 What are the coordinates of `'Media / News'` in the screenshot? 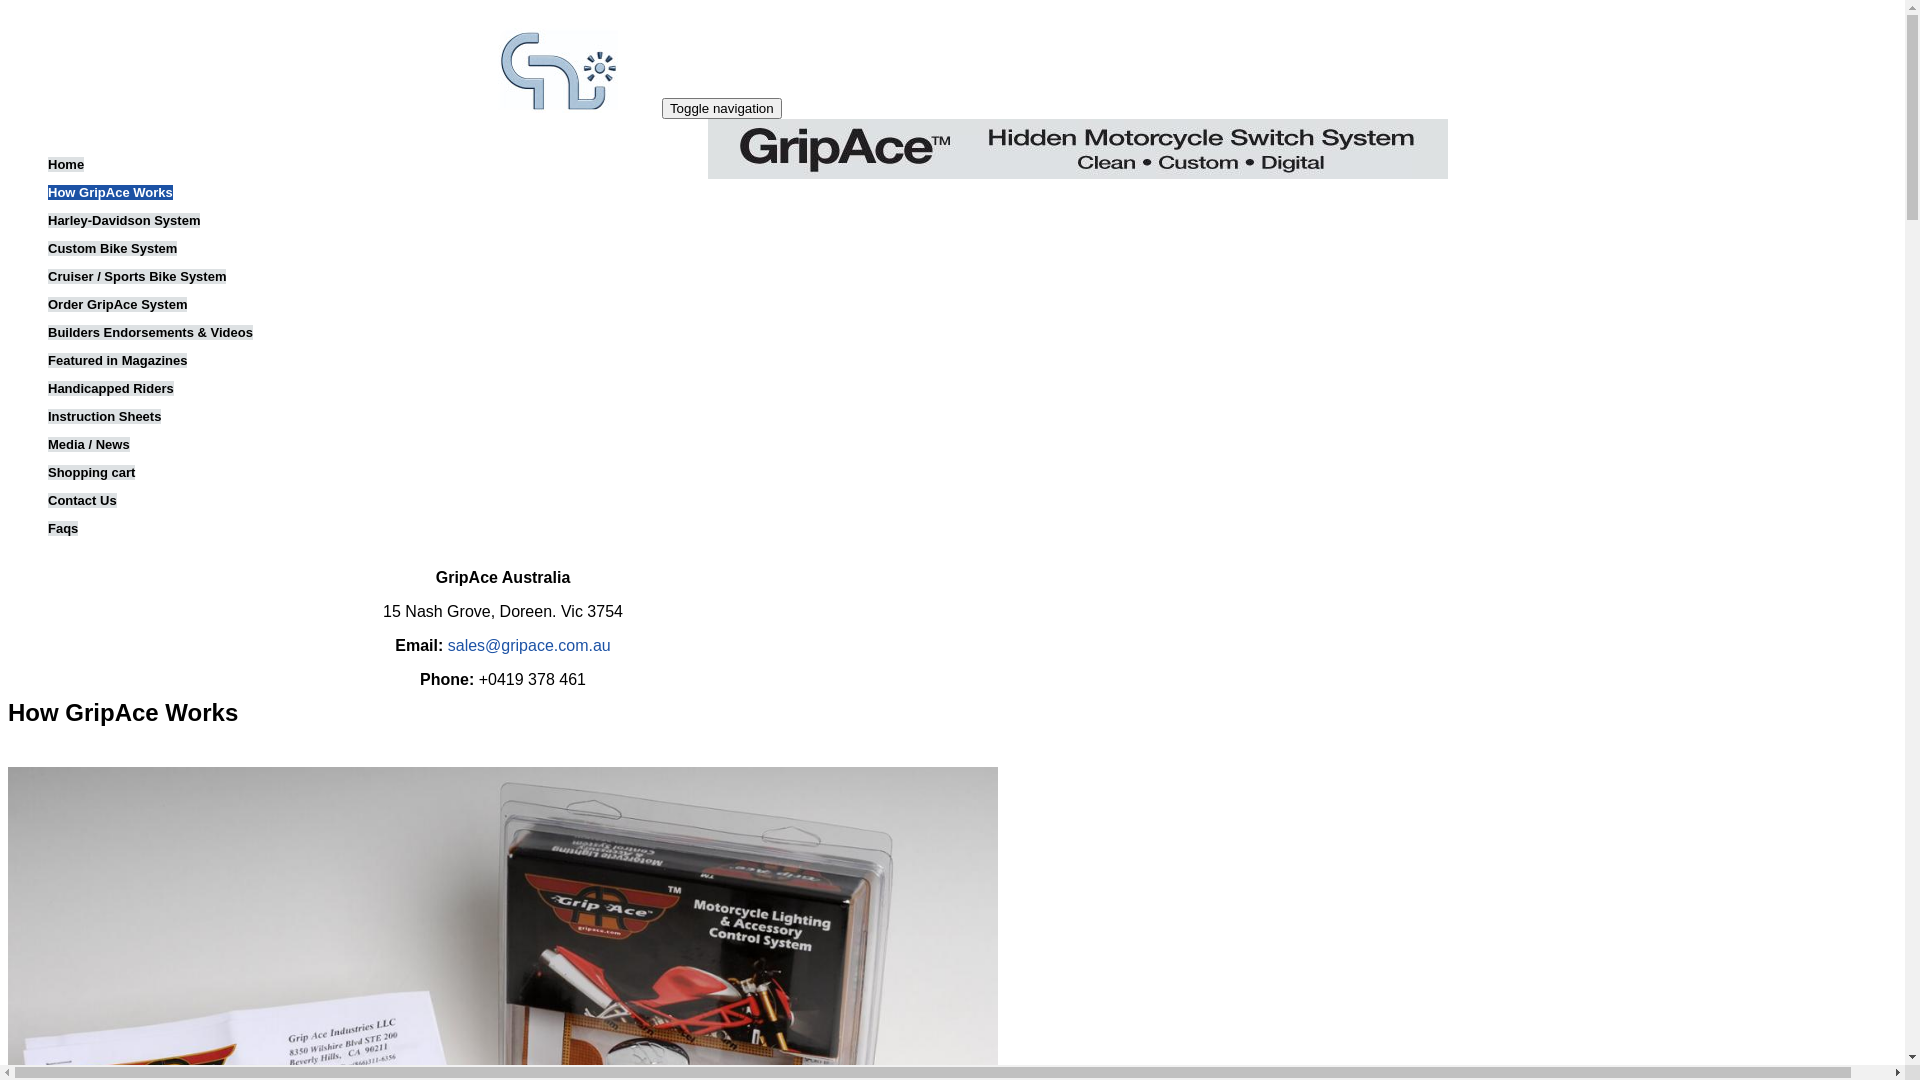 It's located at (48, 443).